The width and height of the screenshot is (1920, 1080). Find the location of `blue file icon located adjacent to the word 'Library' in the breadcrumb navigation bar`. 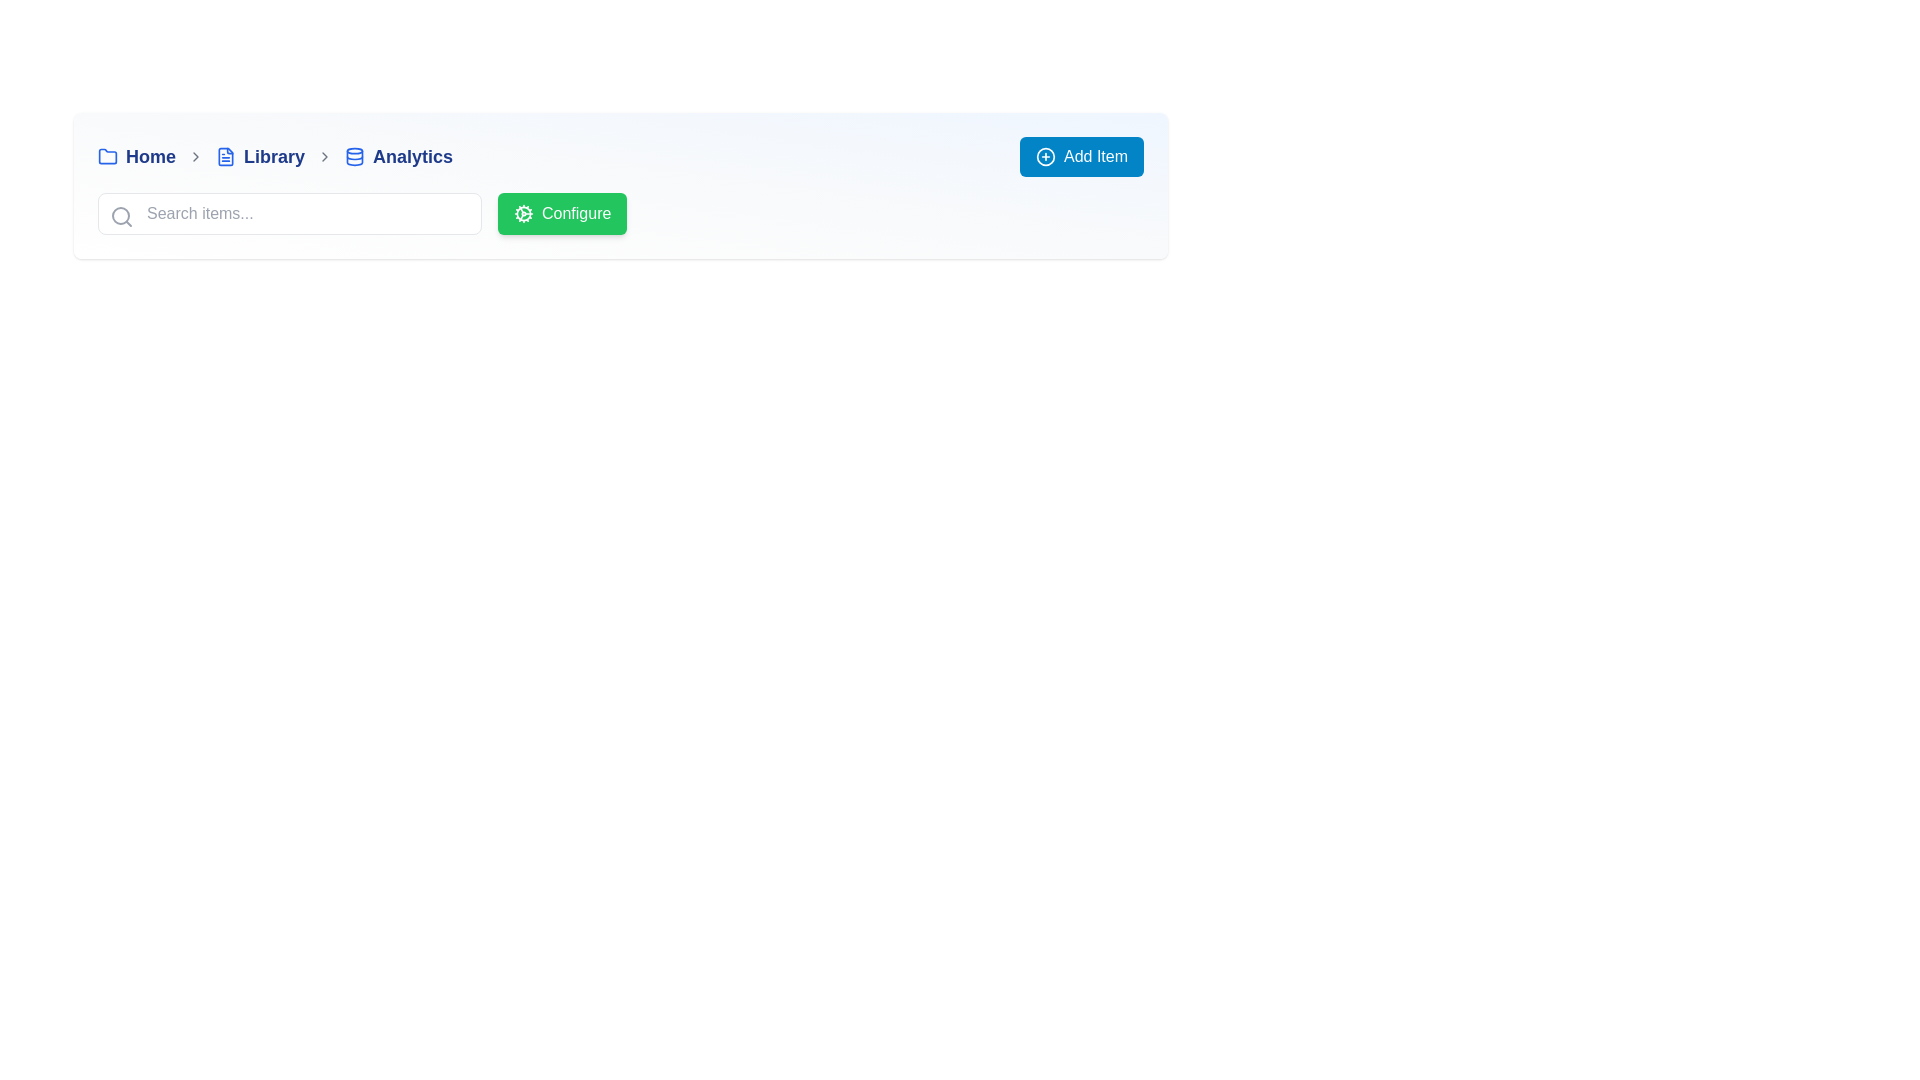

blue file icon located adjacent to the word 'Library' in the breadcrumb navigation bar is located at coordinates (225, 156).